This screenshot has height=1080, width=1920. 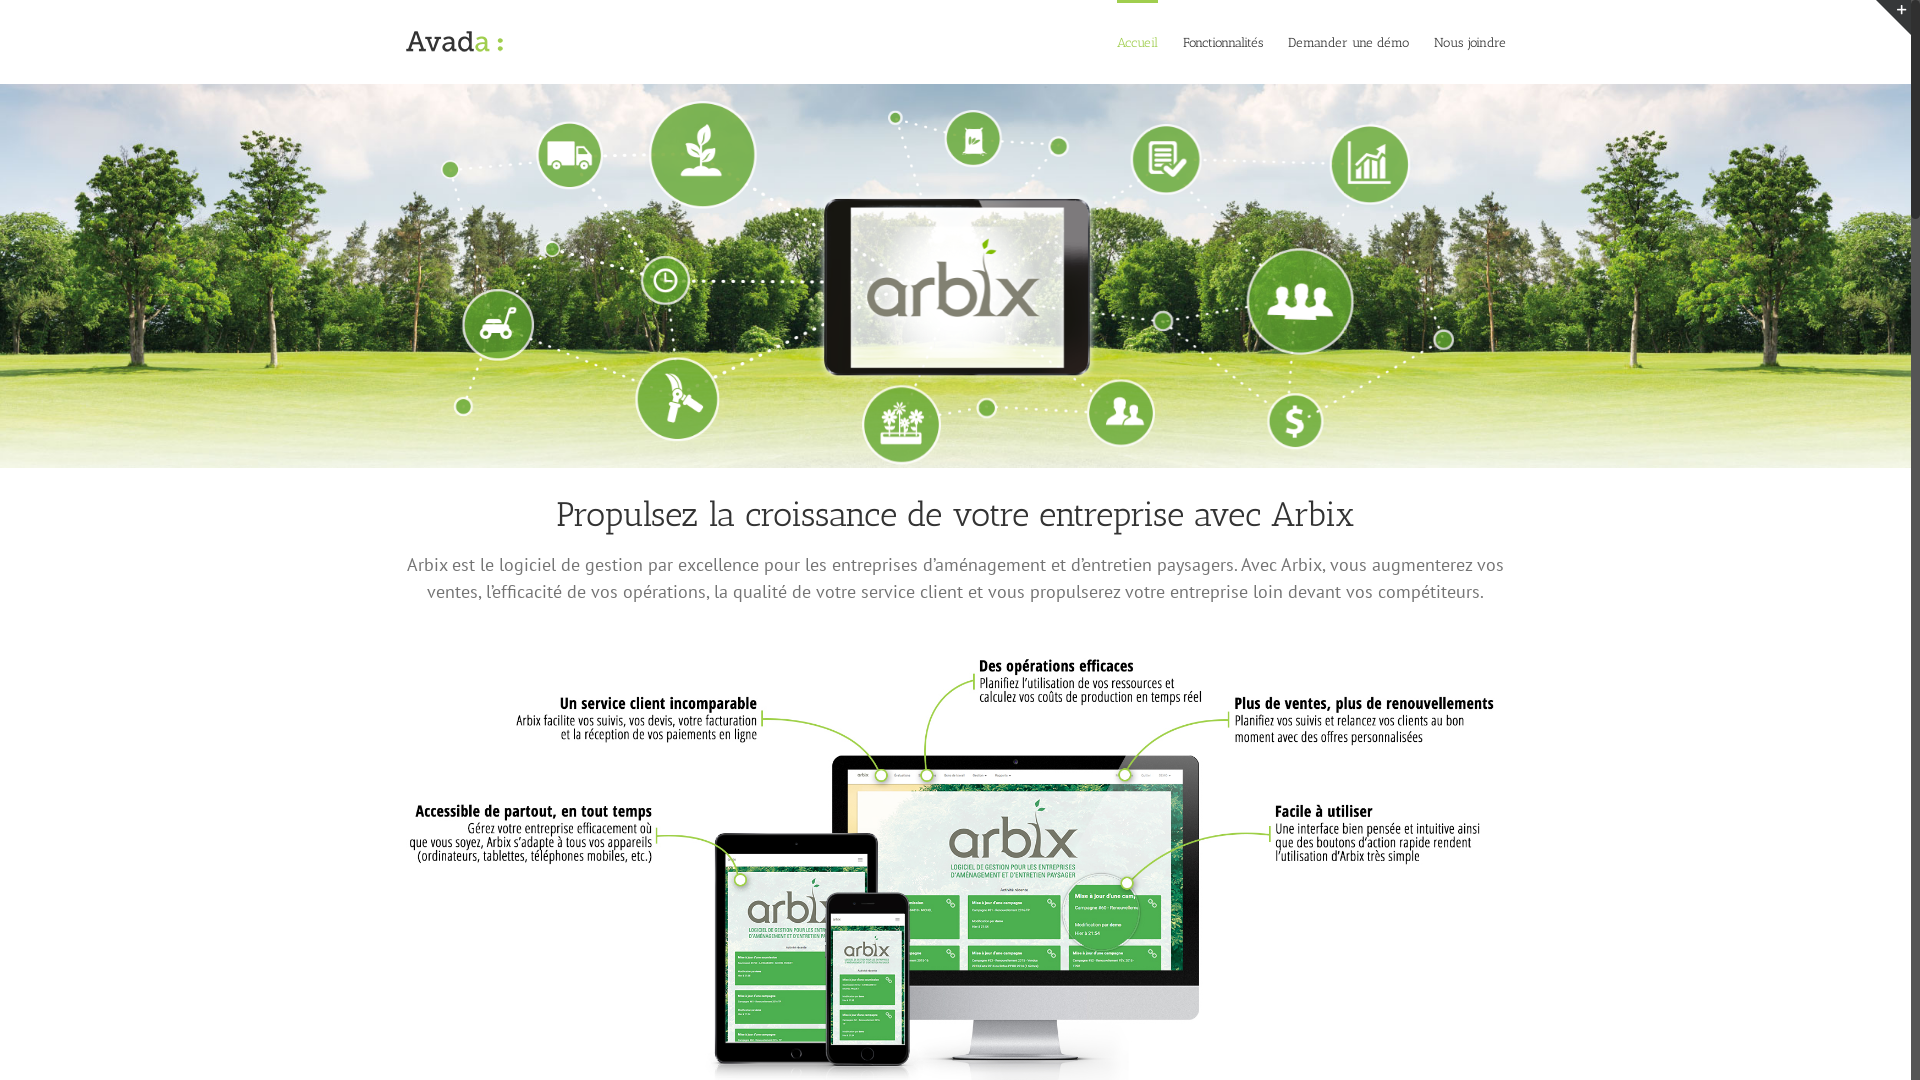 I want to click on 'Nous joindre', so click(x=1433, y=41).